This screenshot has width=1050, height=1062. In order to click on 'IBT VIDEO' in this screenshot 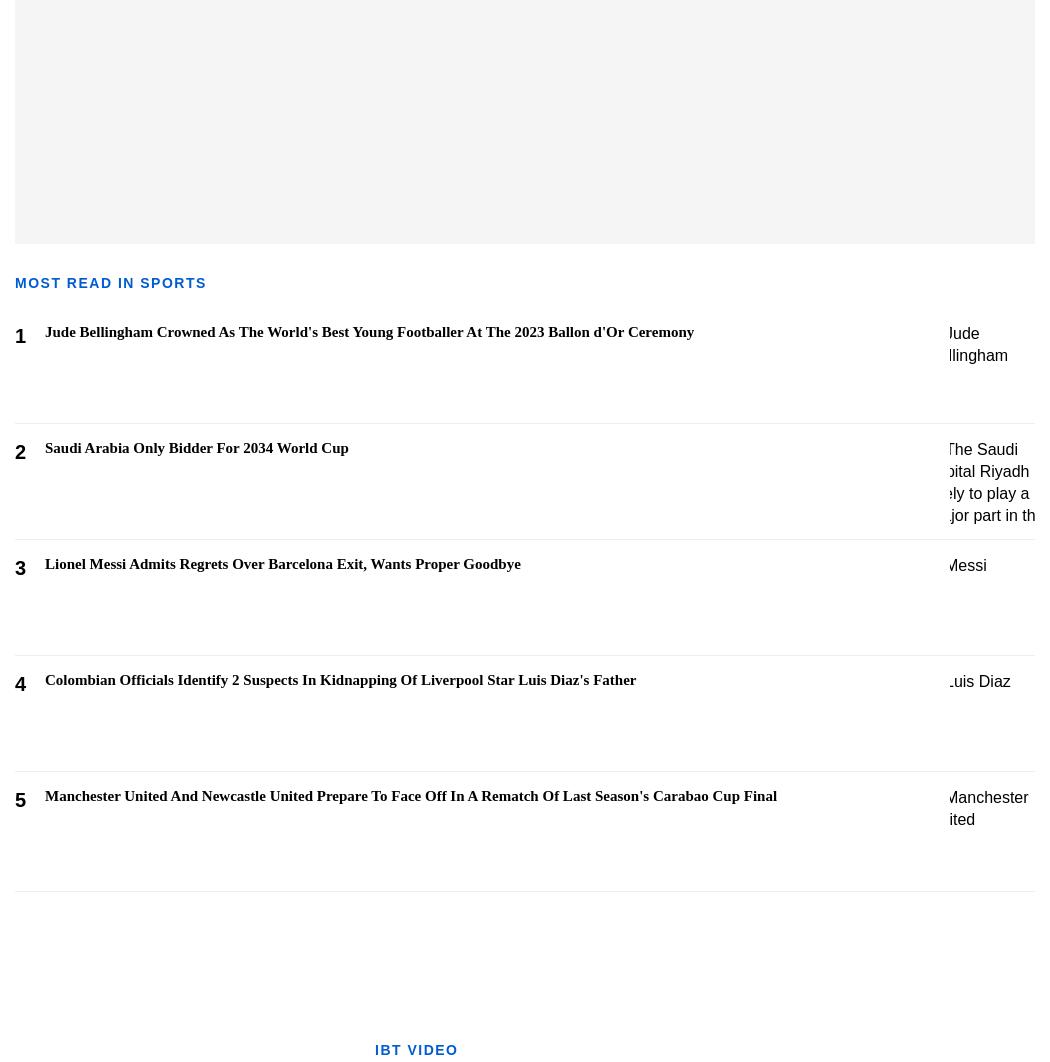, I will do `click(415, 1048)`.